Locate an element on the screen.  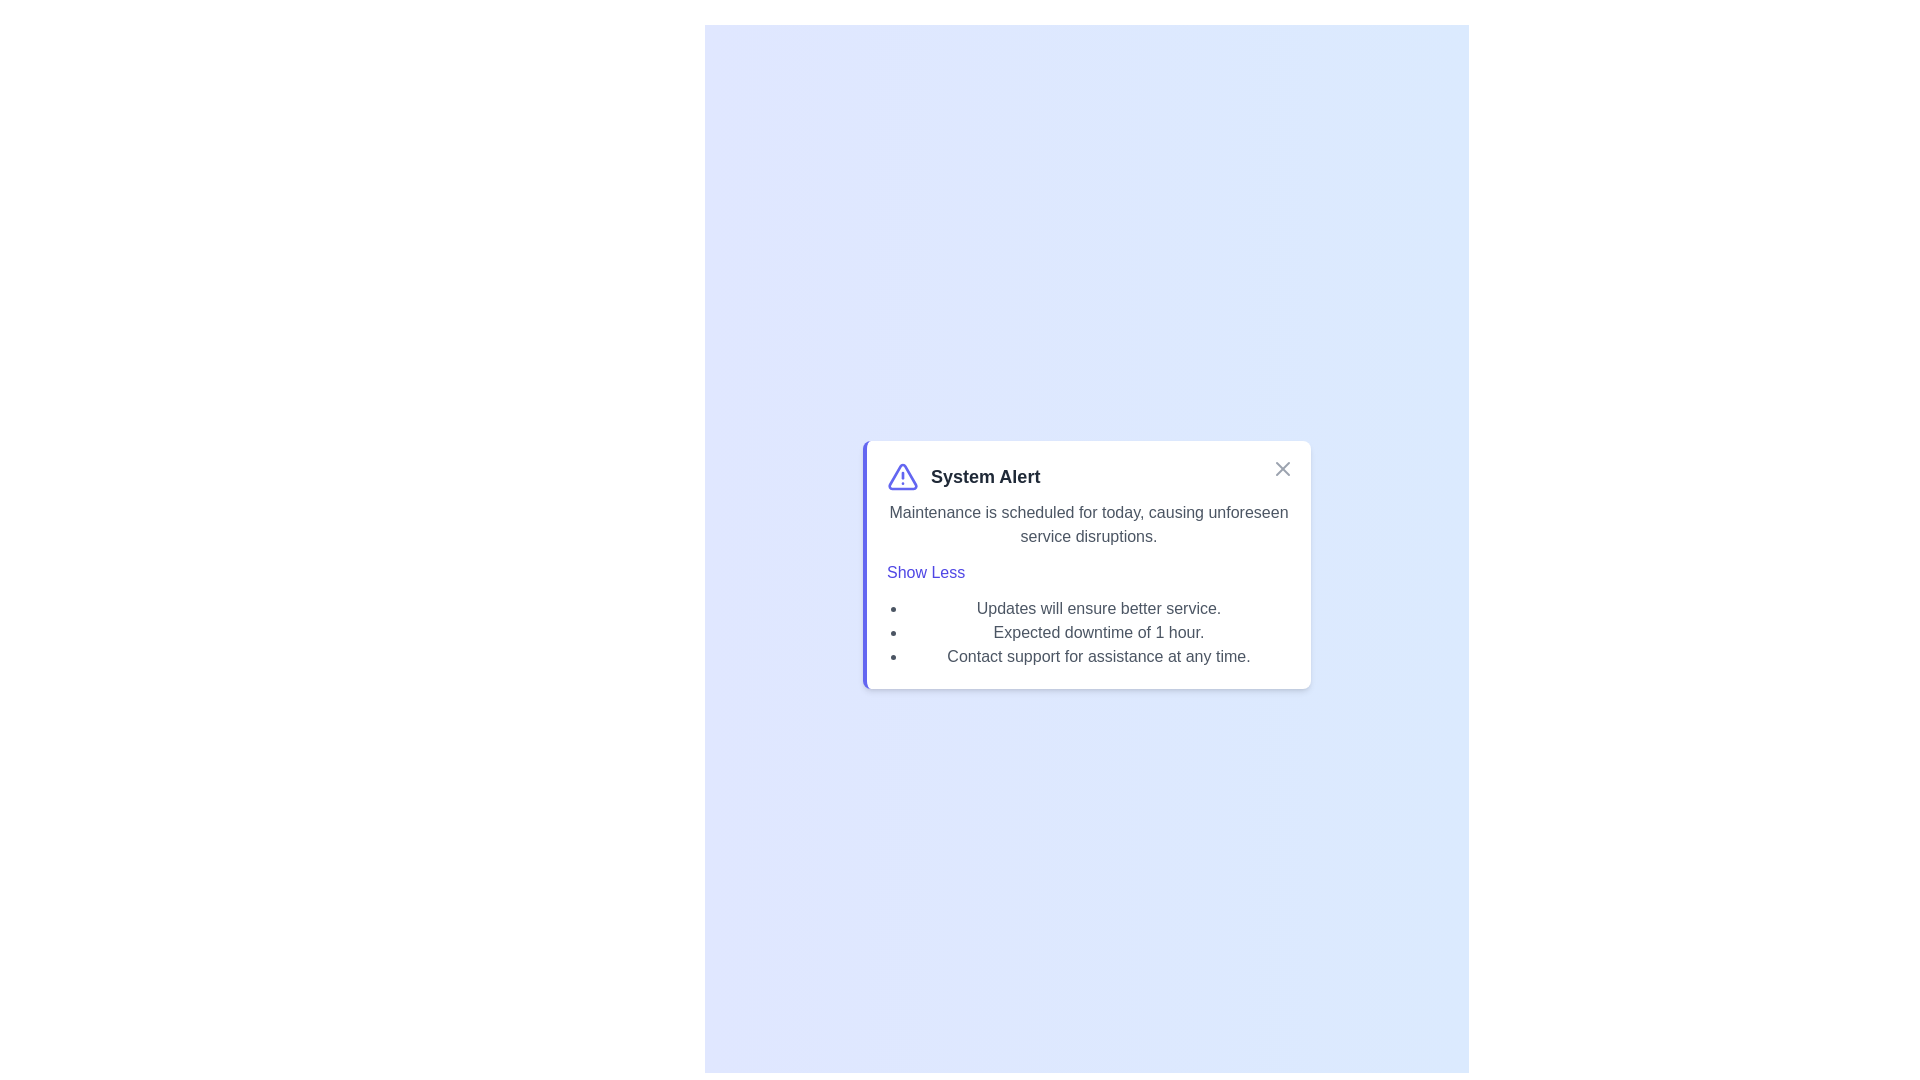
the close button (X) to close the alert is located at coordinates (1282, 469).